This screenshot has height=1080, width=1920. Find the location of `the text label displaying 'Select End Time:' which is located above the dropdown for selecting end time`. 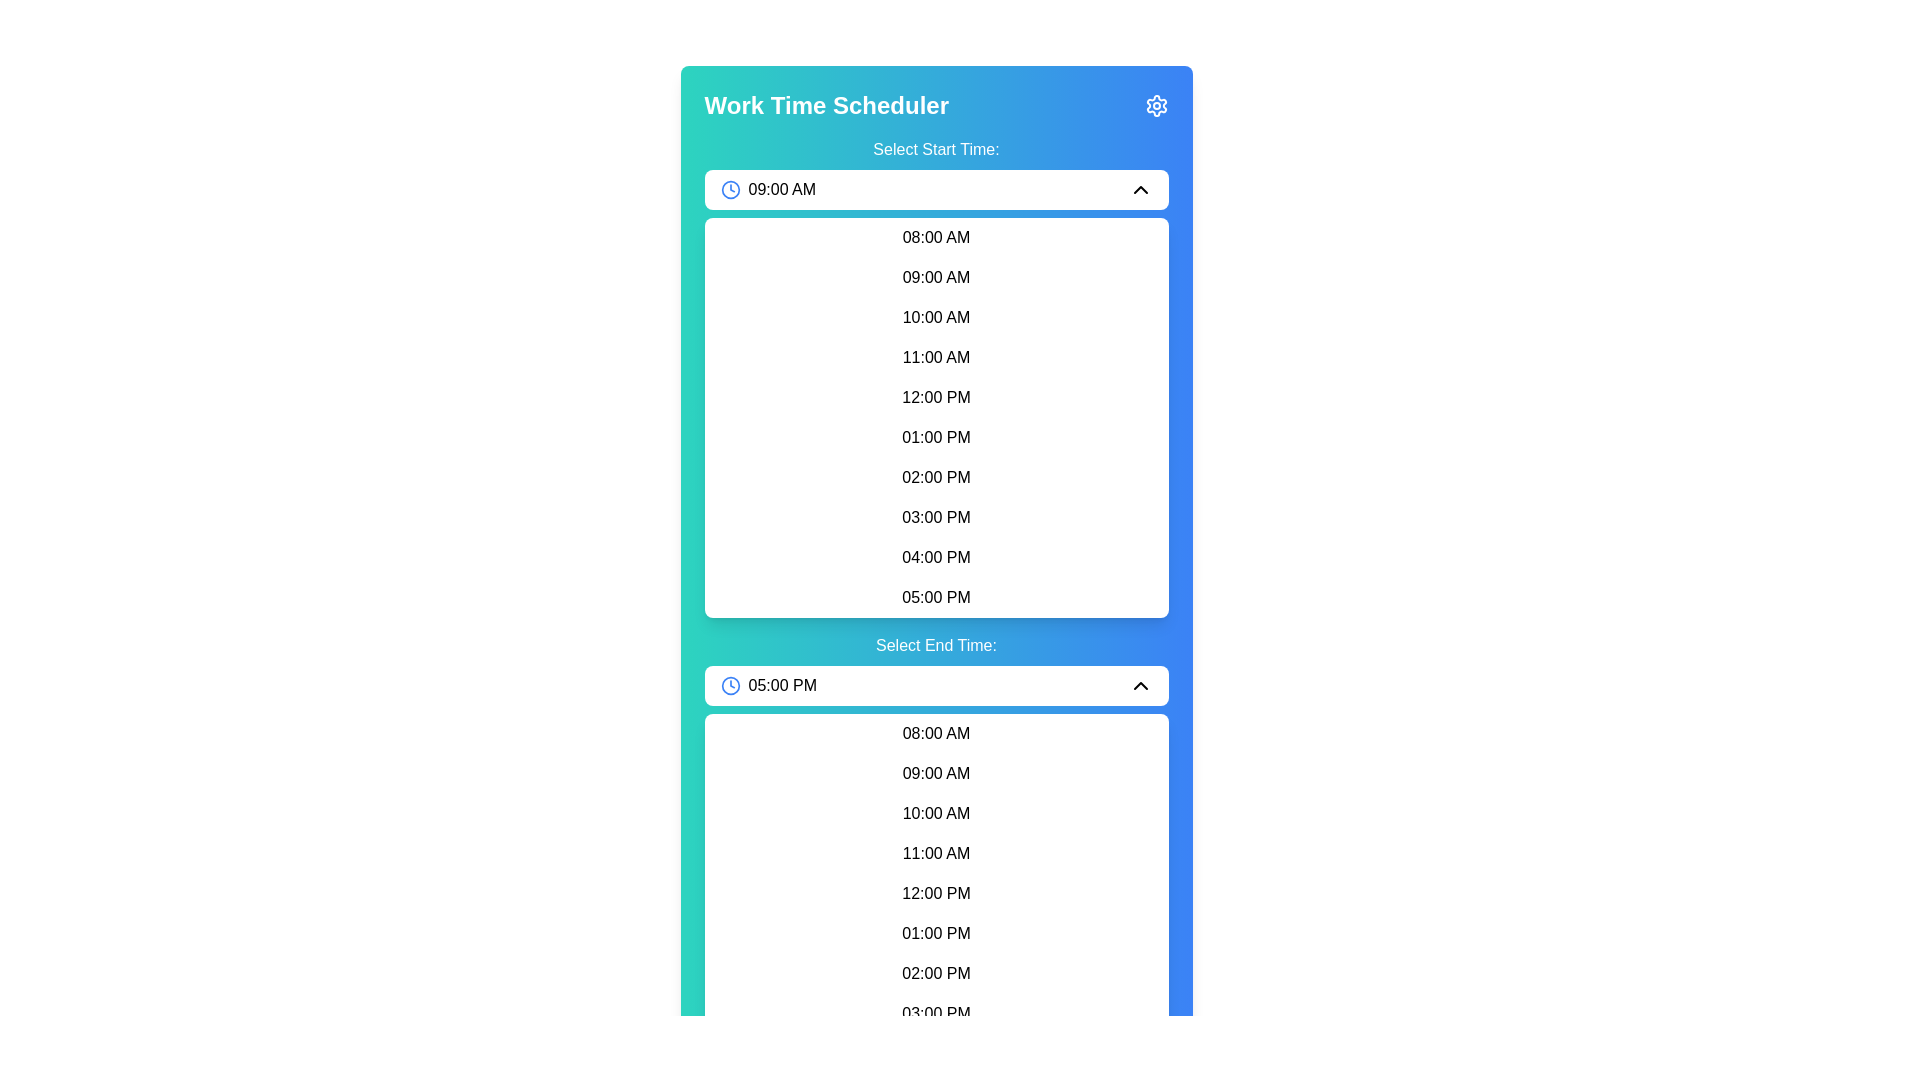

the text label displaying 'Select End Time:' which is located above the dropdown for selecting end time is located at coordinates (935, 645).